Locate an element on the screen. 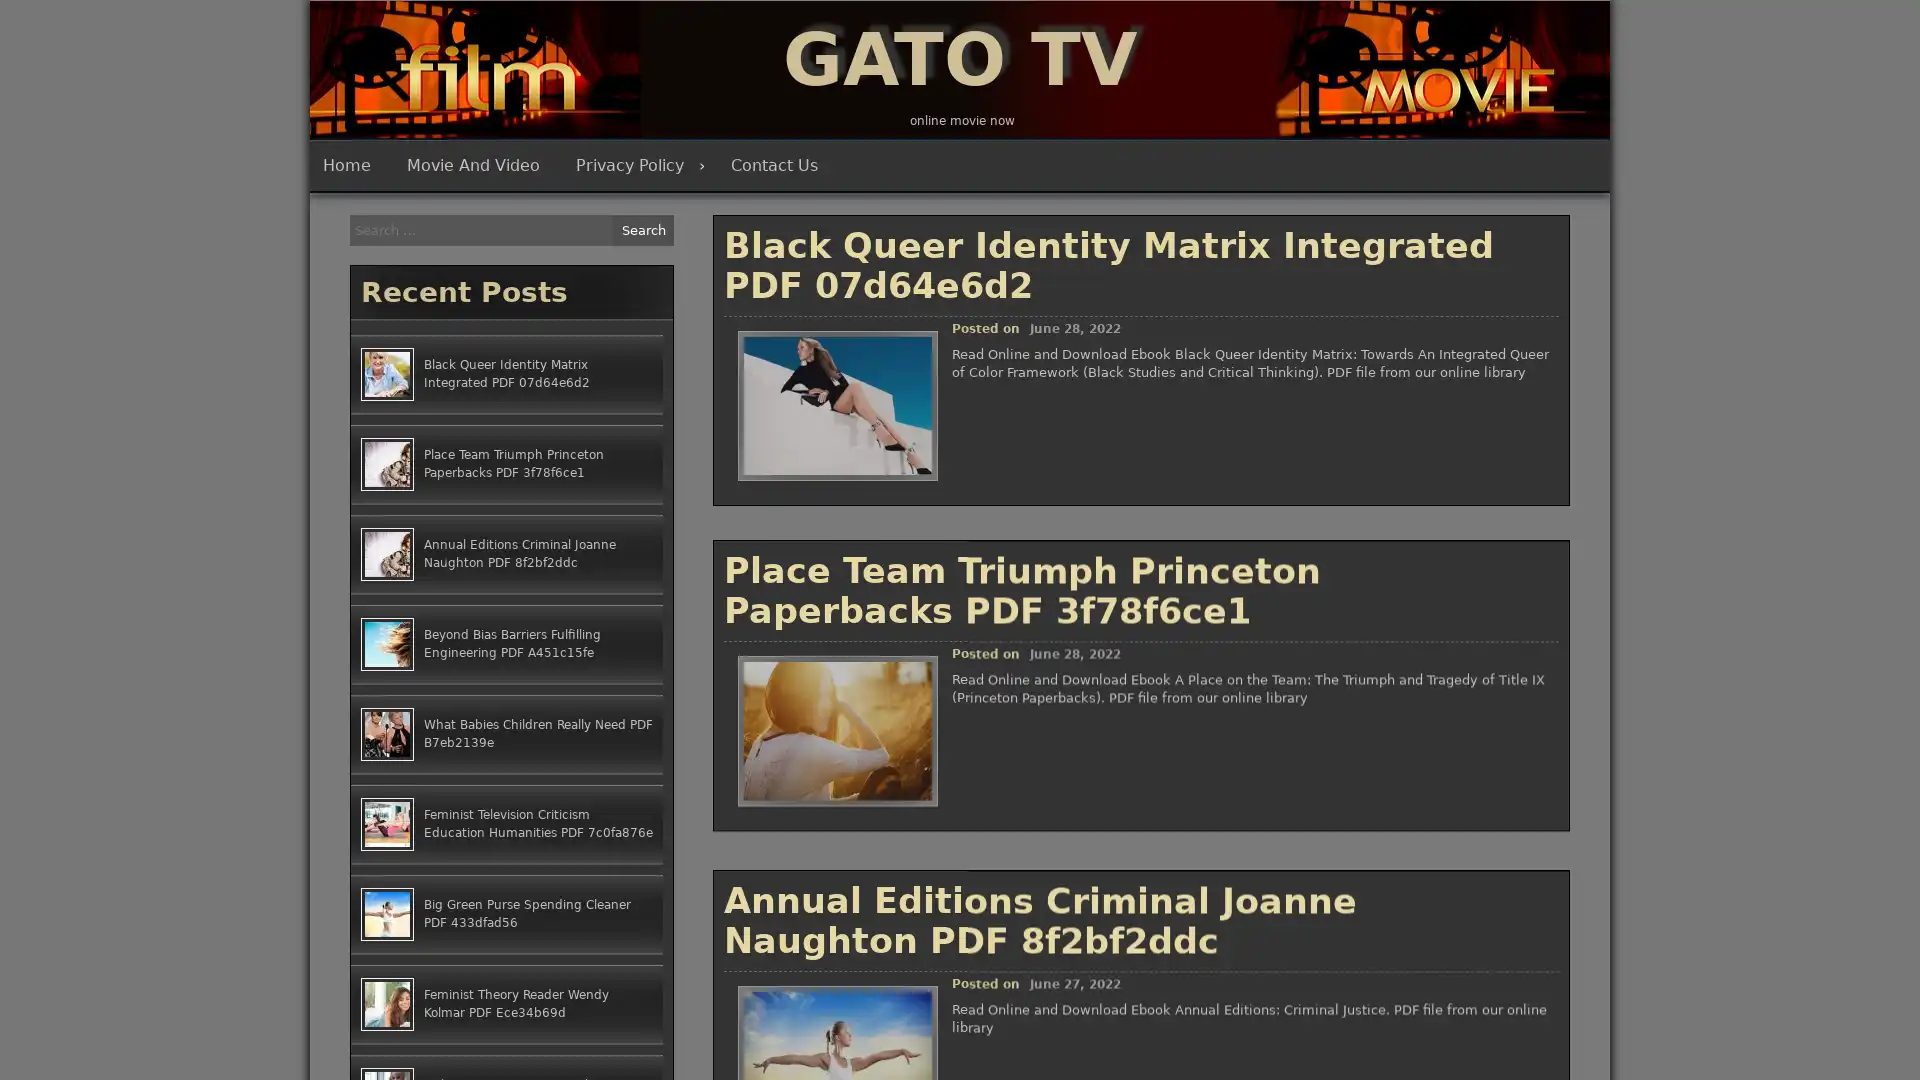  Search is located at coordinates (643, 229).